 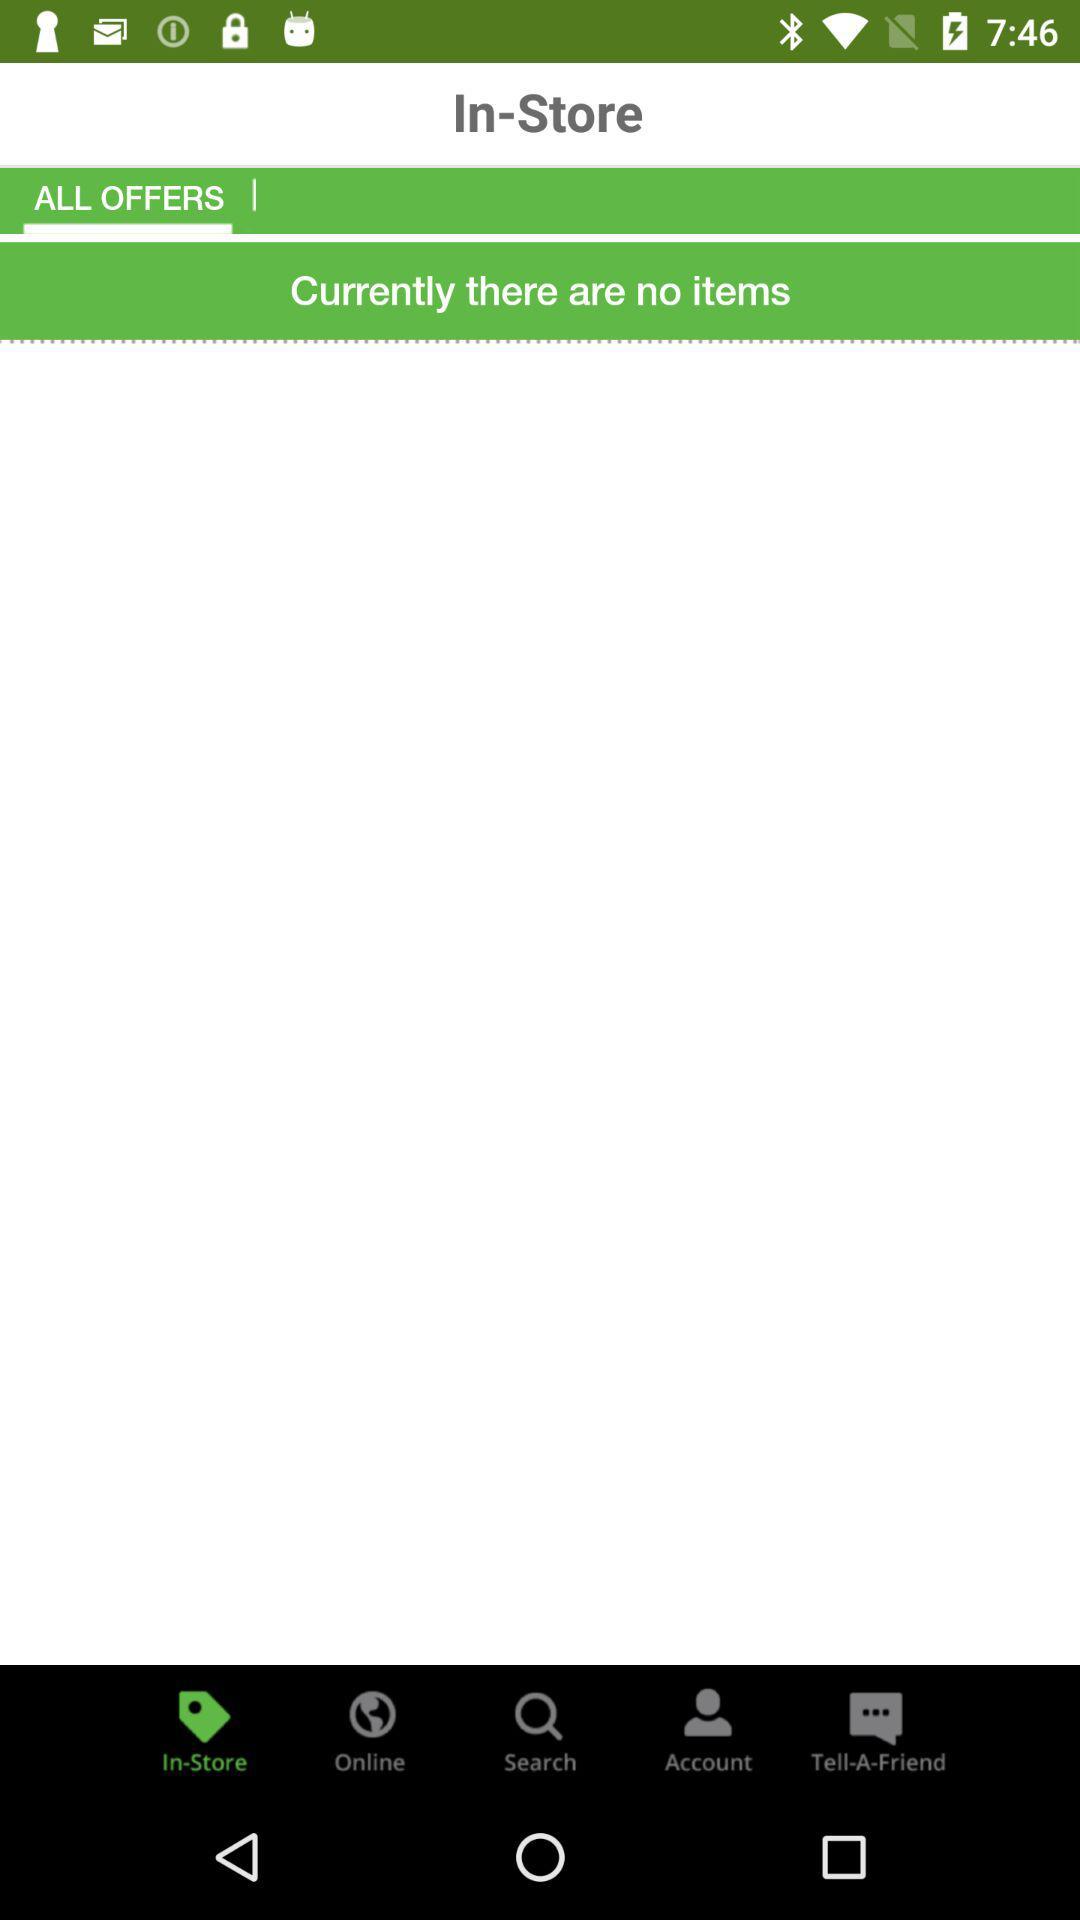 I want to click on the chat icon, so click(x=874, y=1728).